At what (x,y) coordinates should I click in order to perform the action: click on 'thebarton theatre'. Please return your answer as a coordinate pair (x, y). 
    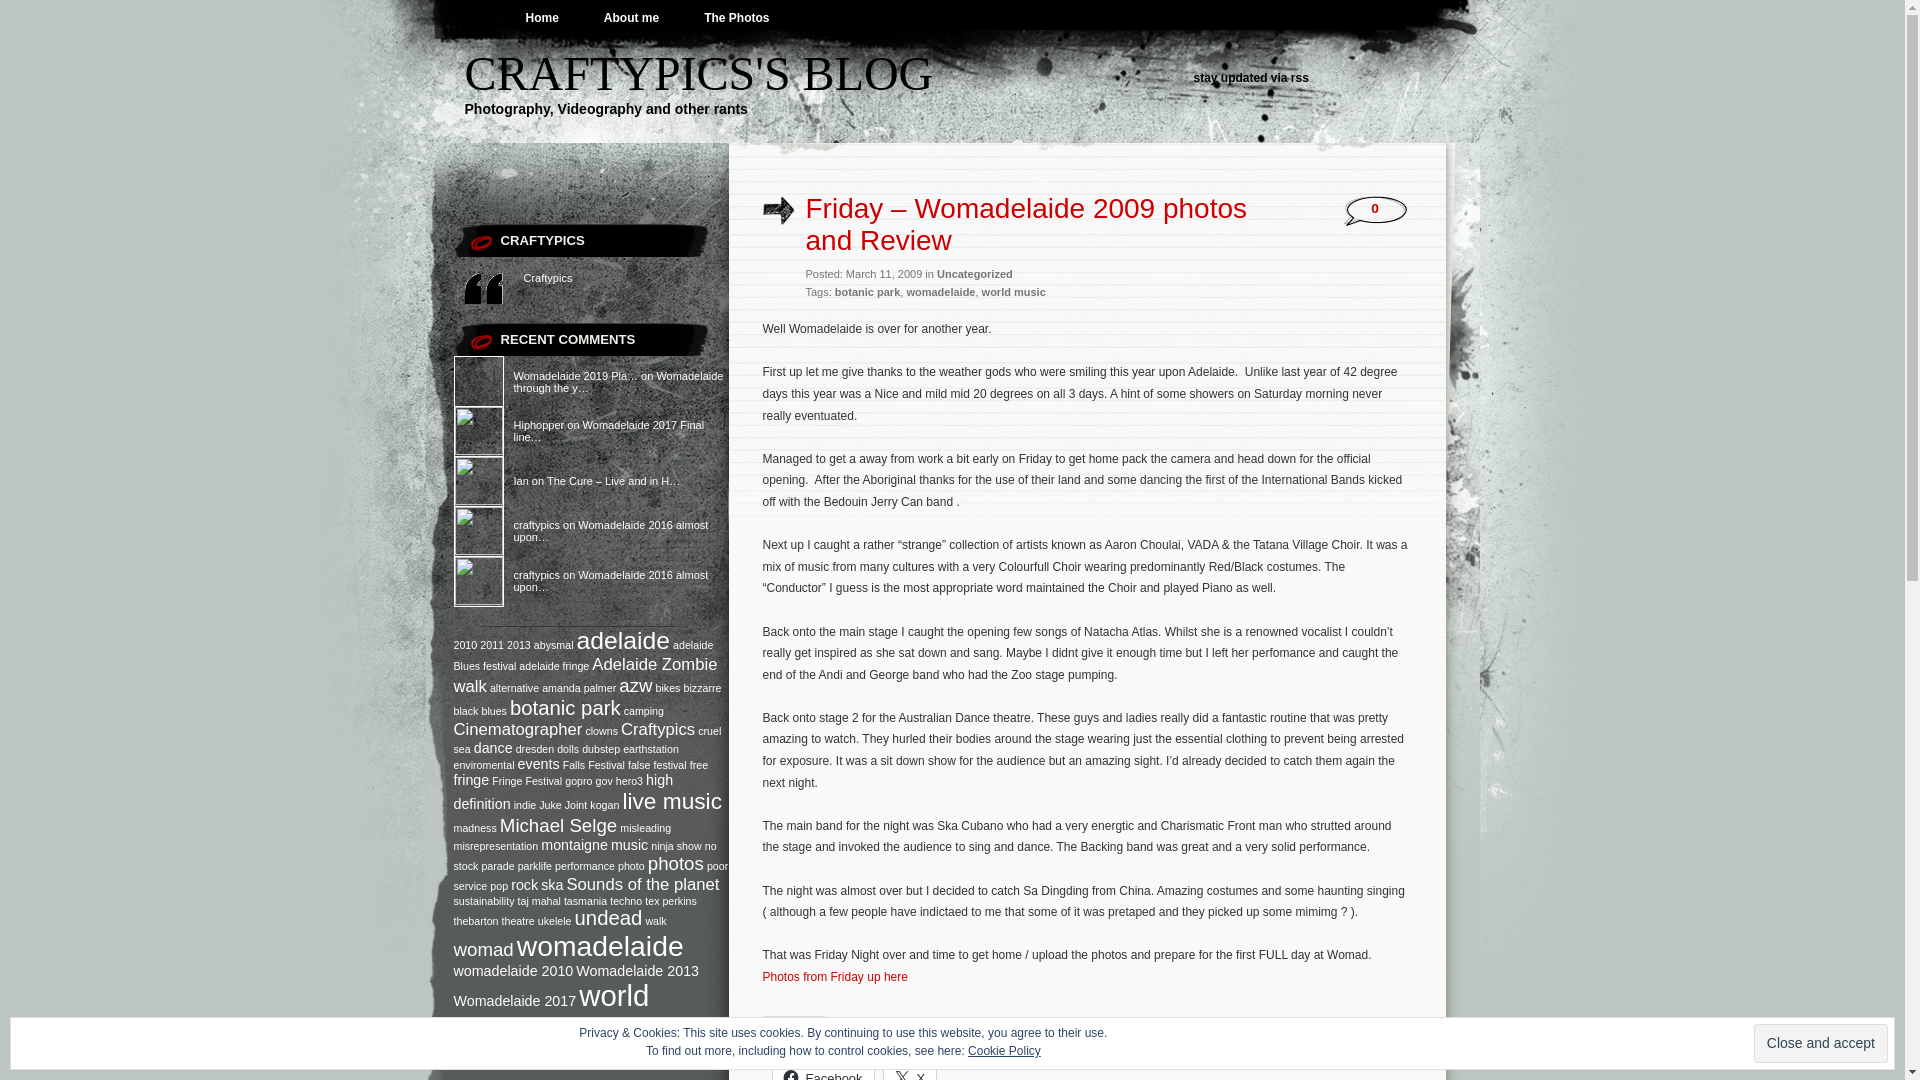
    Looking at the image, I should click on (494, 921).